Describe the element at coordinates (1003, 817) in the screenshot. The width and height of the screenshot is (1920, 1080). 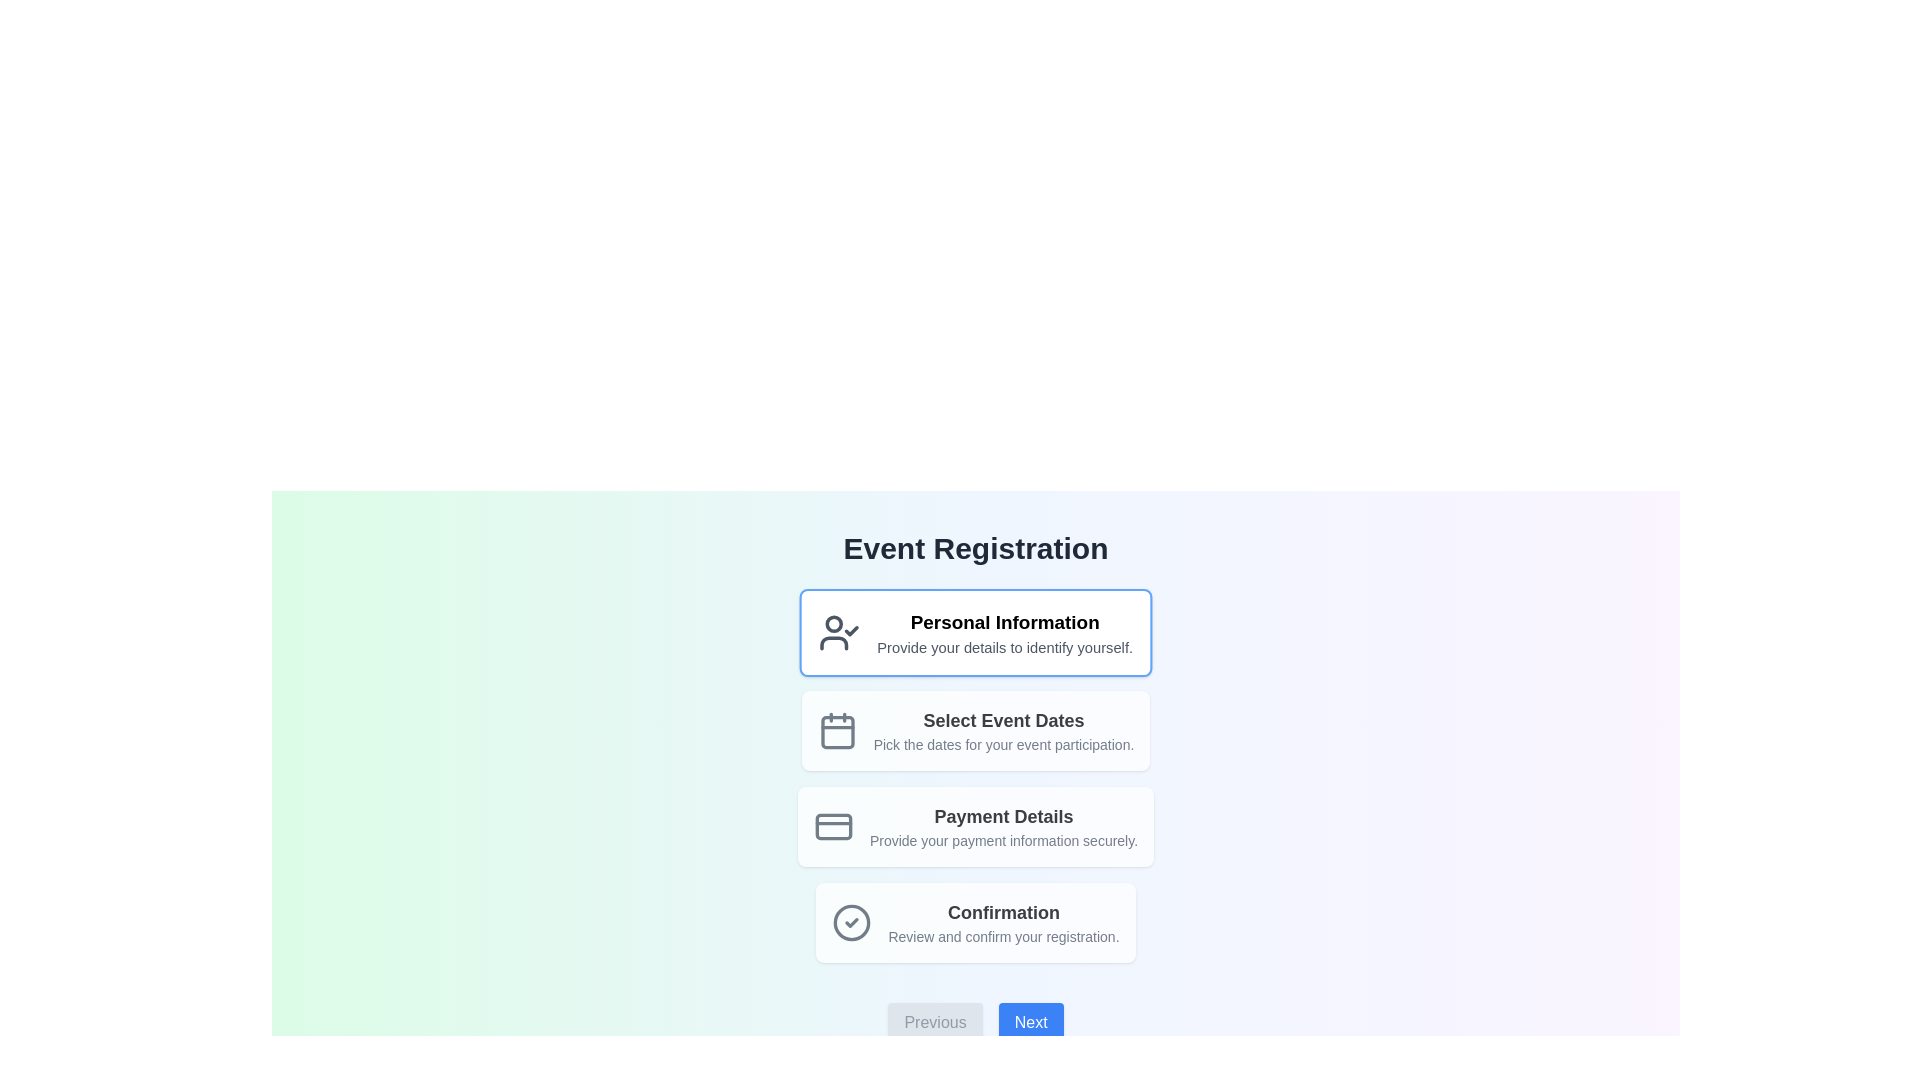
I see `the 'Payment Details' text label which is bold, large, and dark colored, positioned in the third option group of the registration process interface` at that location.